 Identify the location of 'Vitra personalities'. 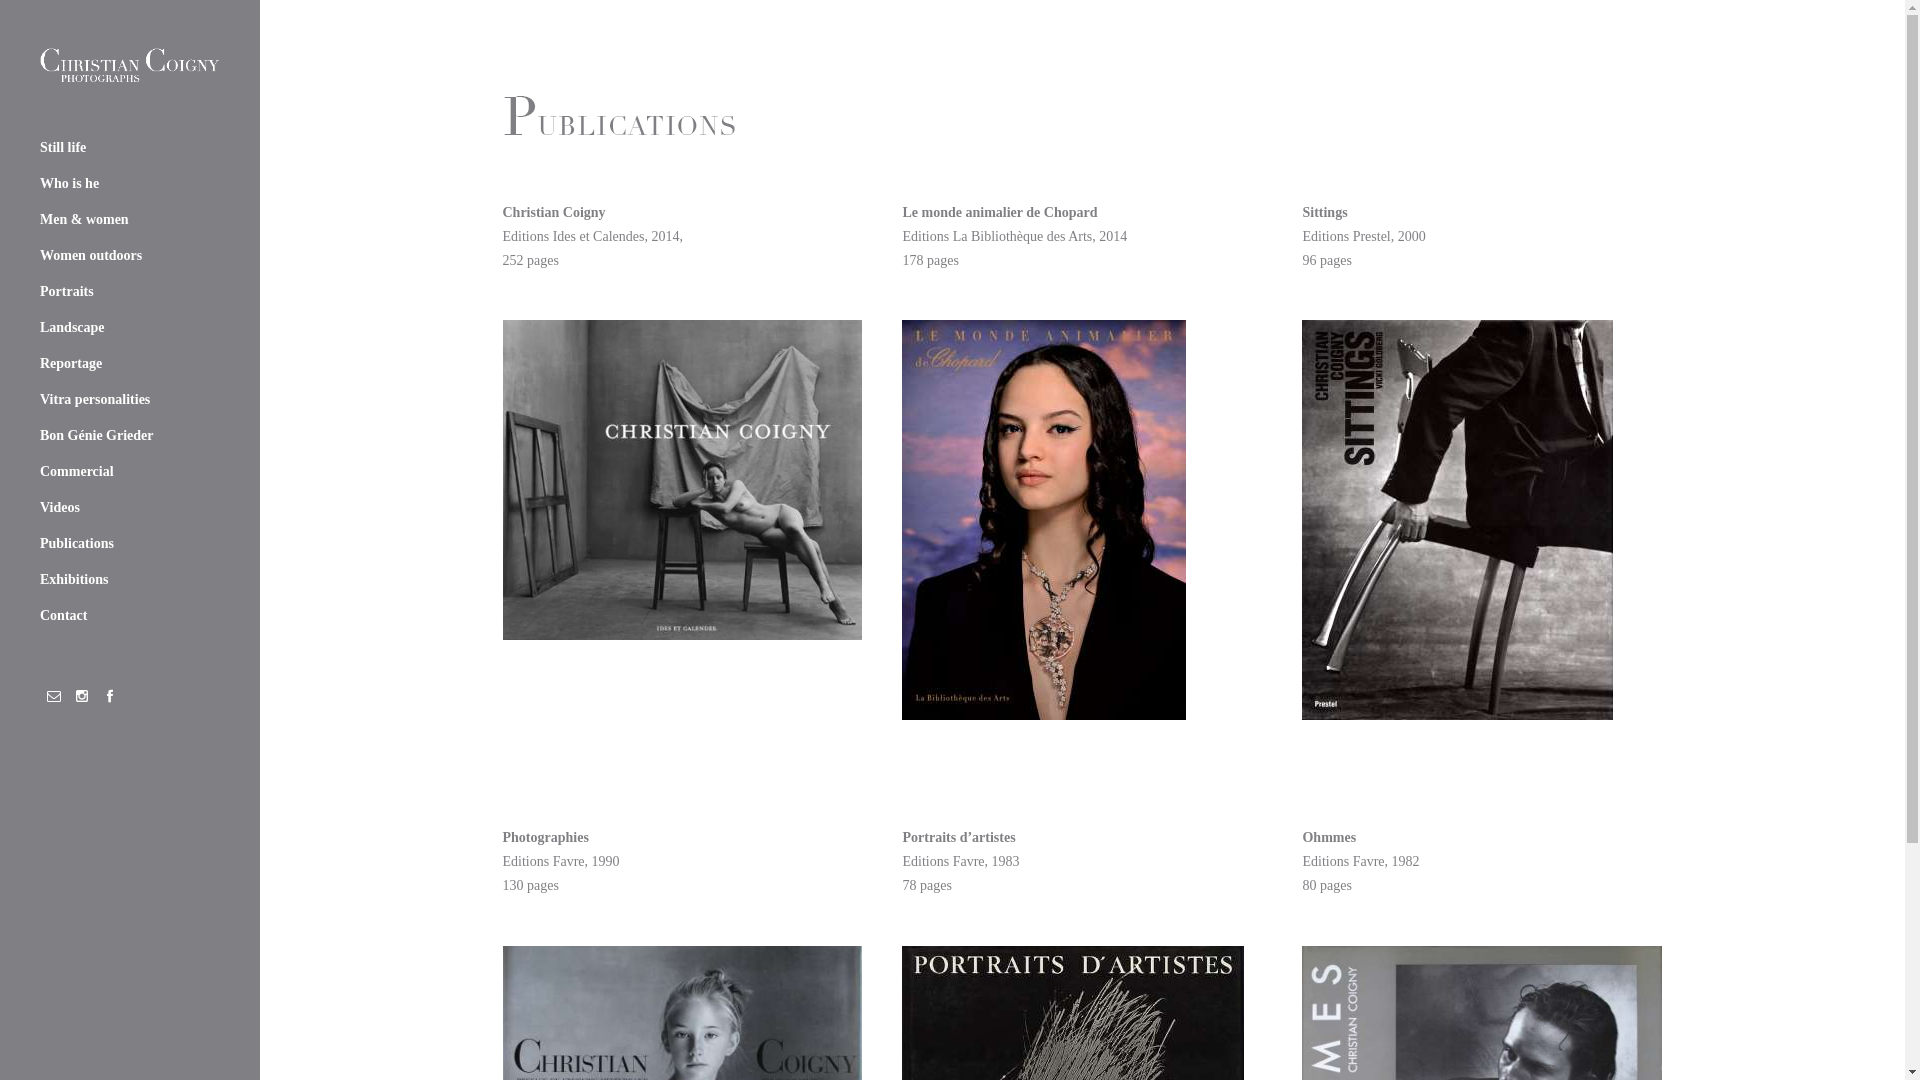
(39, 400).